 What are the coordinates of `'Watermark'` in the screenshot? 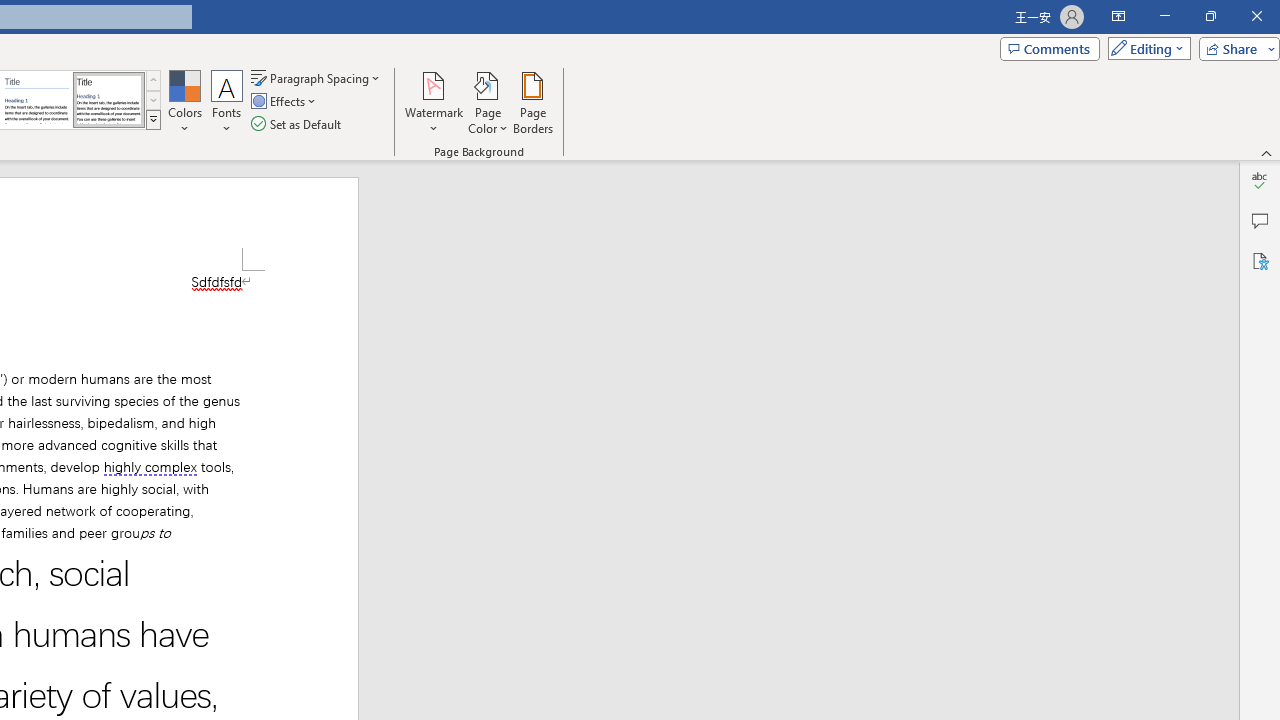 It's located at (433, 103).